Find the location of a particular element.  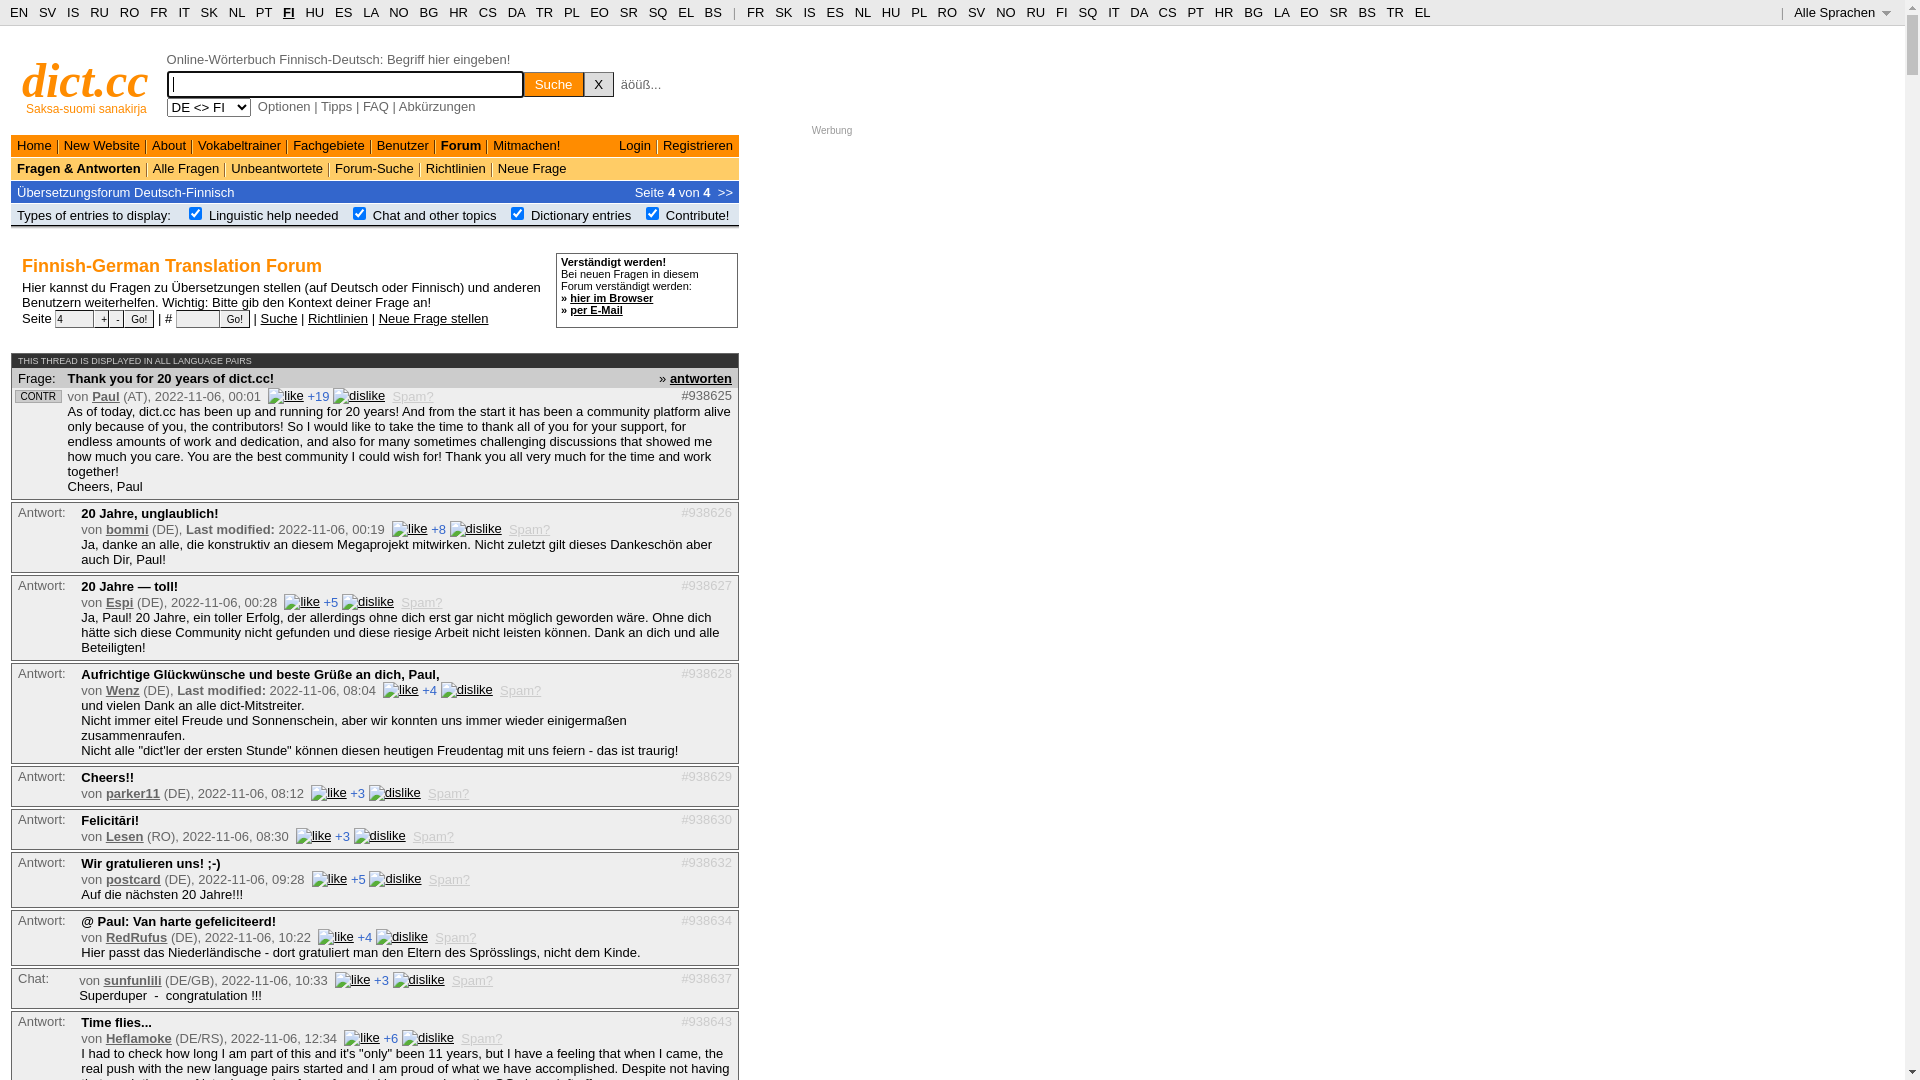

'EO' is located at coordinates (598, 12).